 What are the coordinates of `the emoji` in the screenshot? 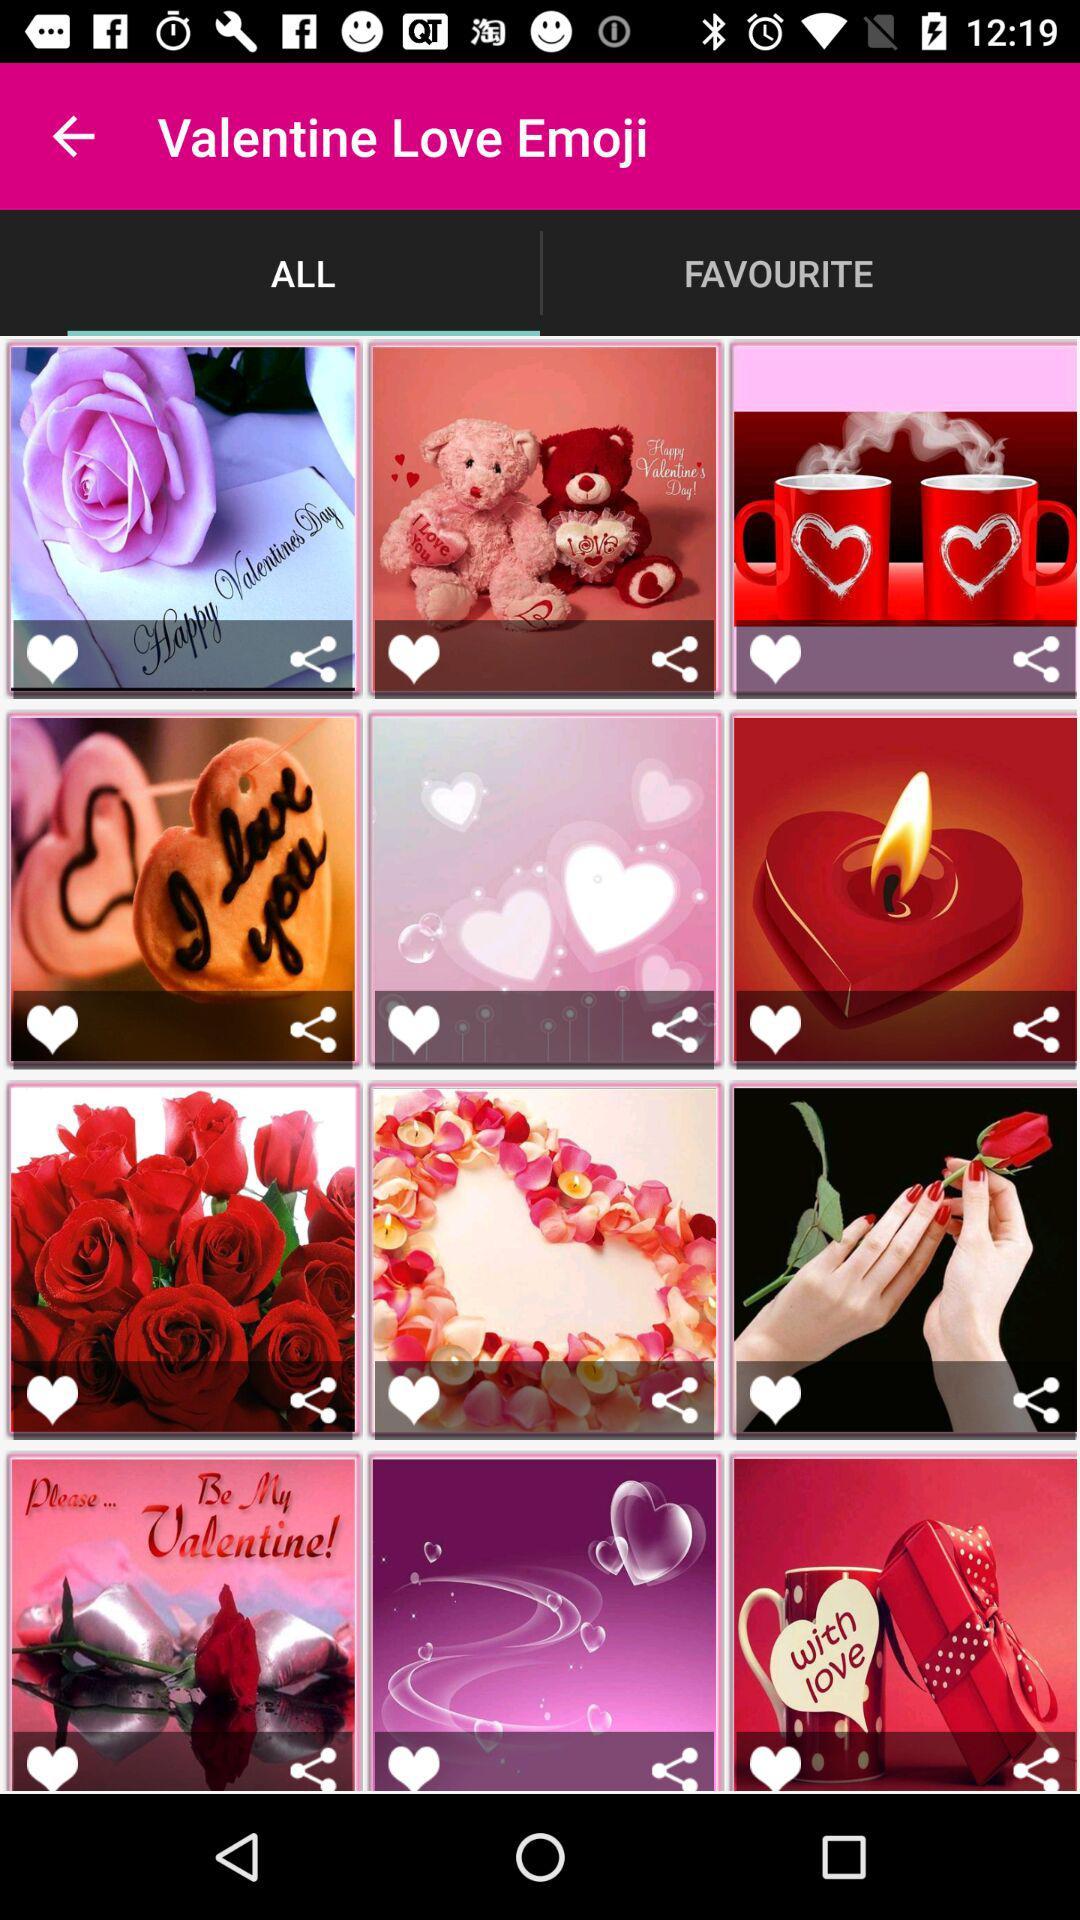 It's located at (412, 1399).